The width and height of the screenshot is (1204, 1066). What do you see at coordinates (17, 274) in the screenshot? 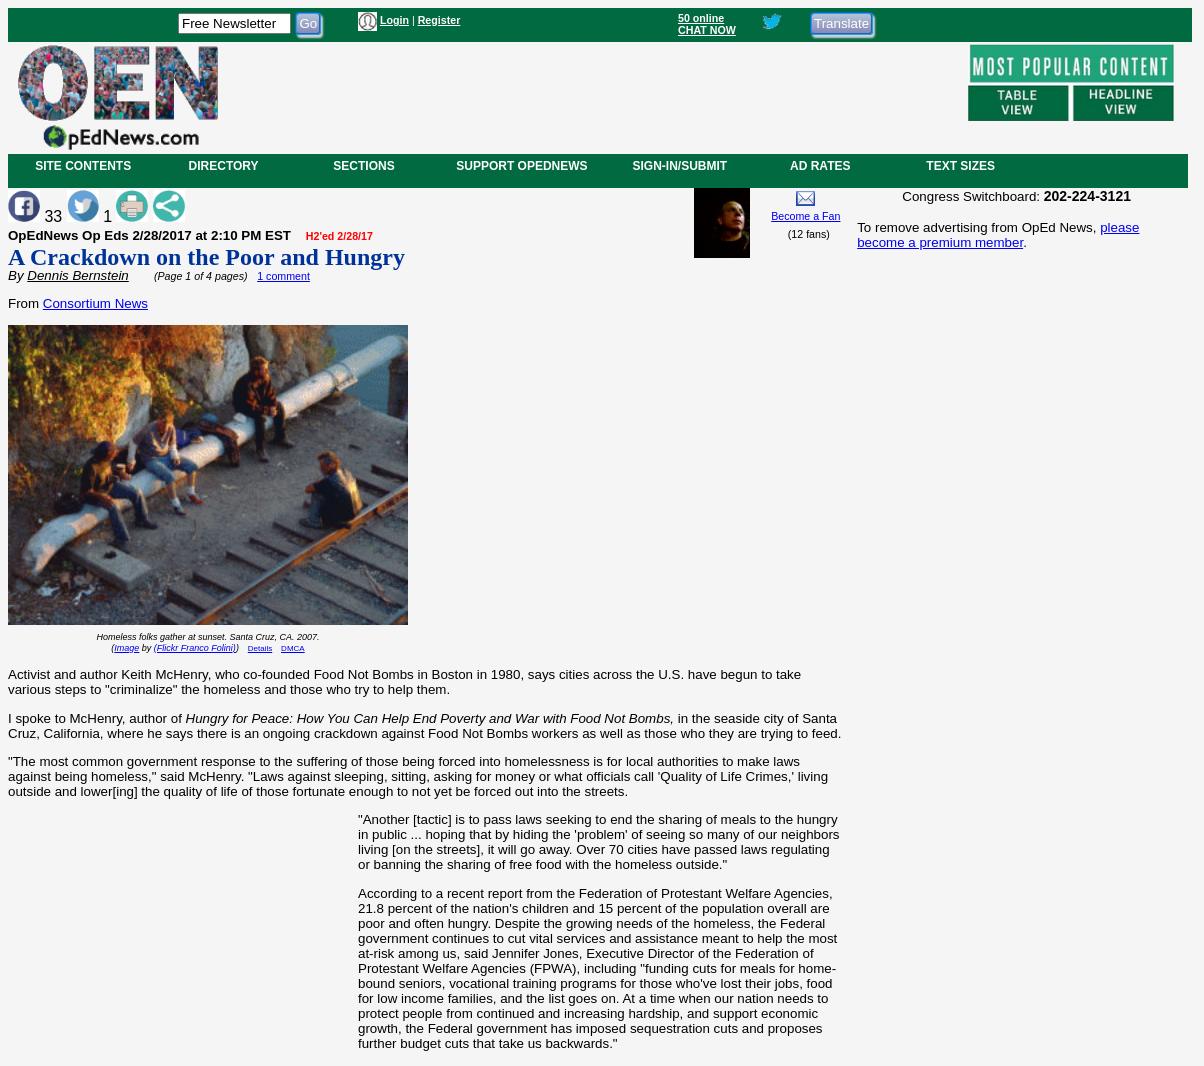
I see `'By'` at bounding box center [17, 274].